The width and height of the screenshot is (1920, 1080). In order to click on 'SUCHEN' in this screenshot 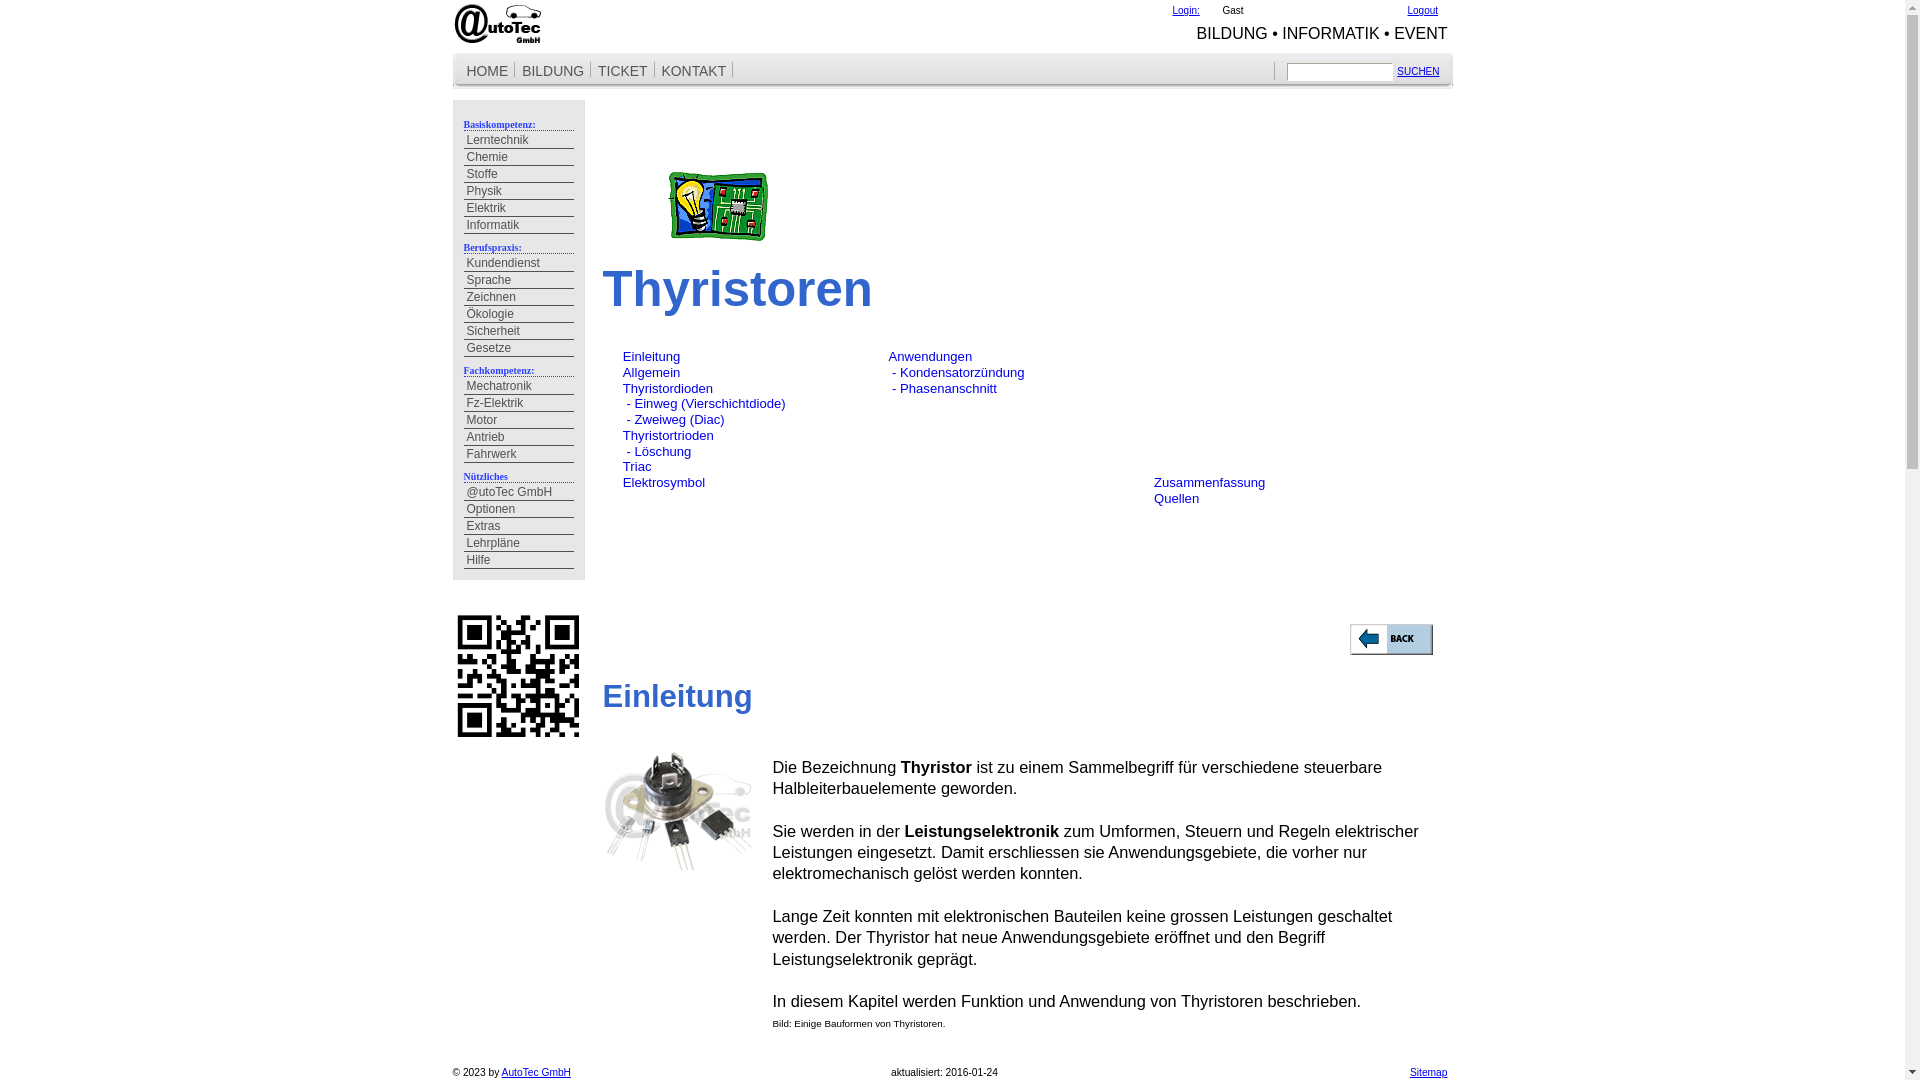, I will do `click(1416, 70)`.